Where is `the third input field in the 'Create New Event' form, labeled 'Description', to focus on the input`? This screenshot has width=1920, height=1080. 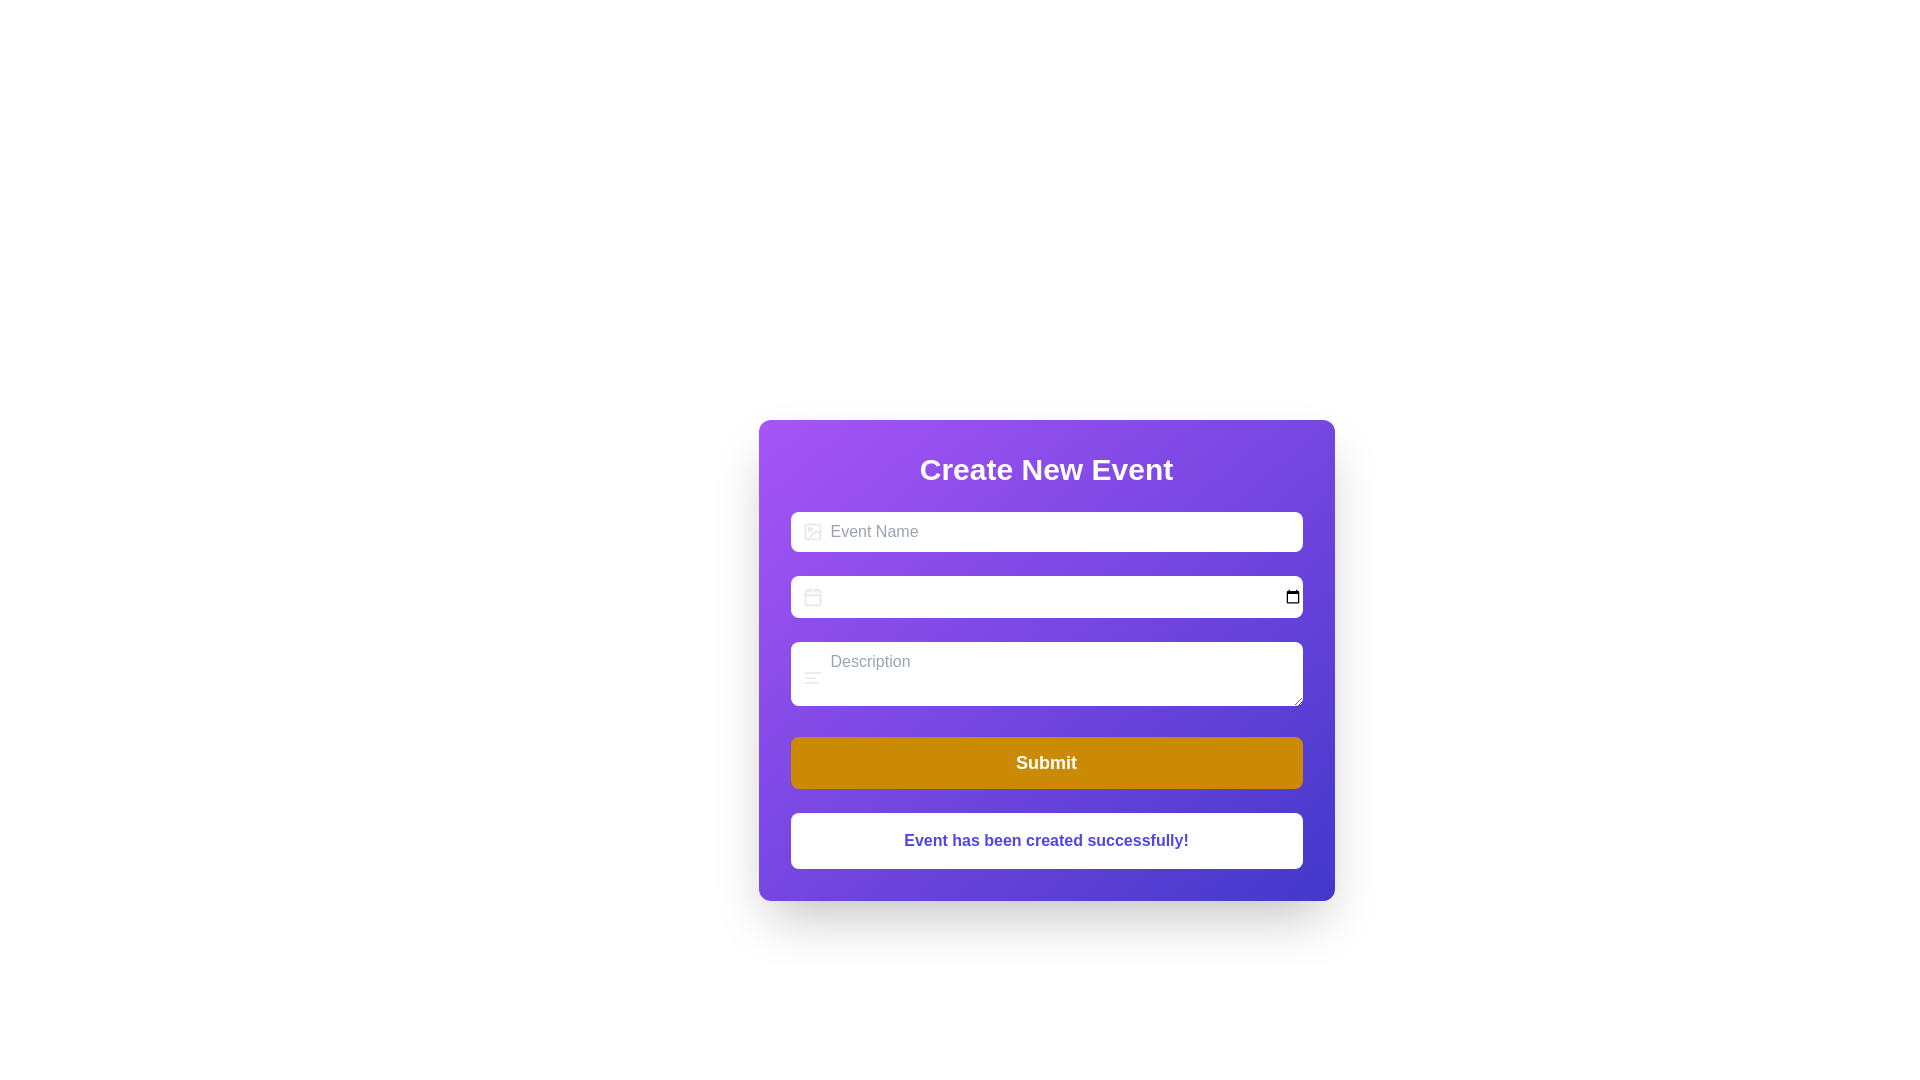
the third input field in the 'Create New Event' form, labeled 'Description', to focus on the input is located at coordinates (1045, 676).